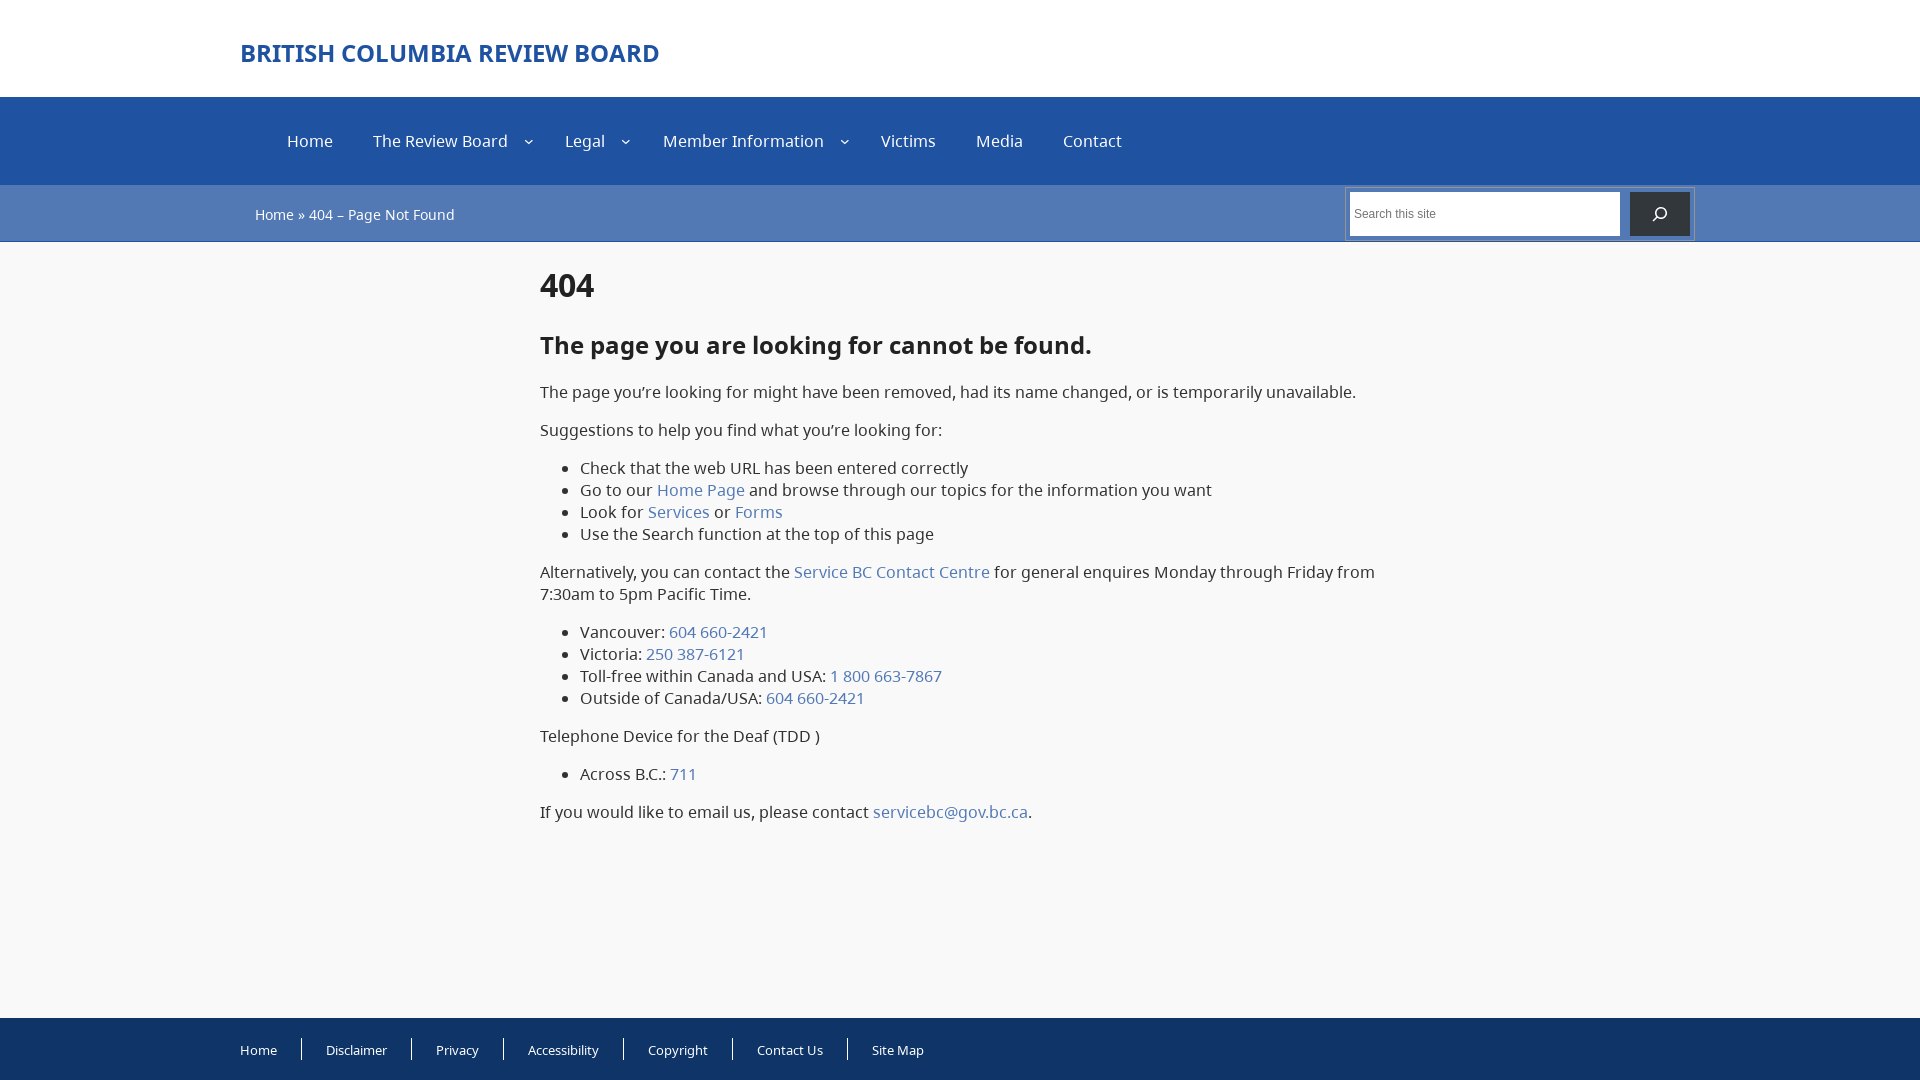  I want to click on 'Media', so click(999, 140).